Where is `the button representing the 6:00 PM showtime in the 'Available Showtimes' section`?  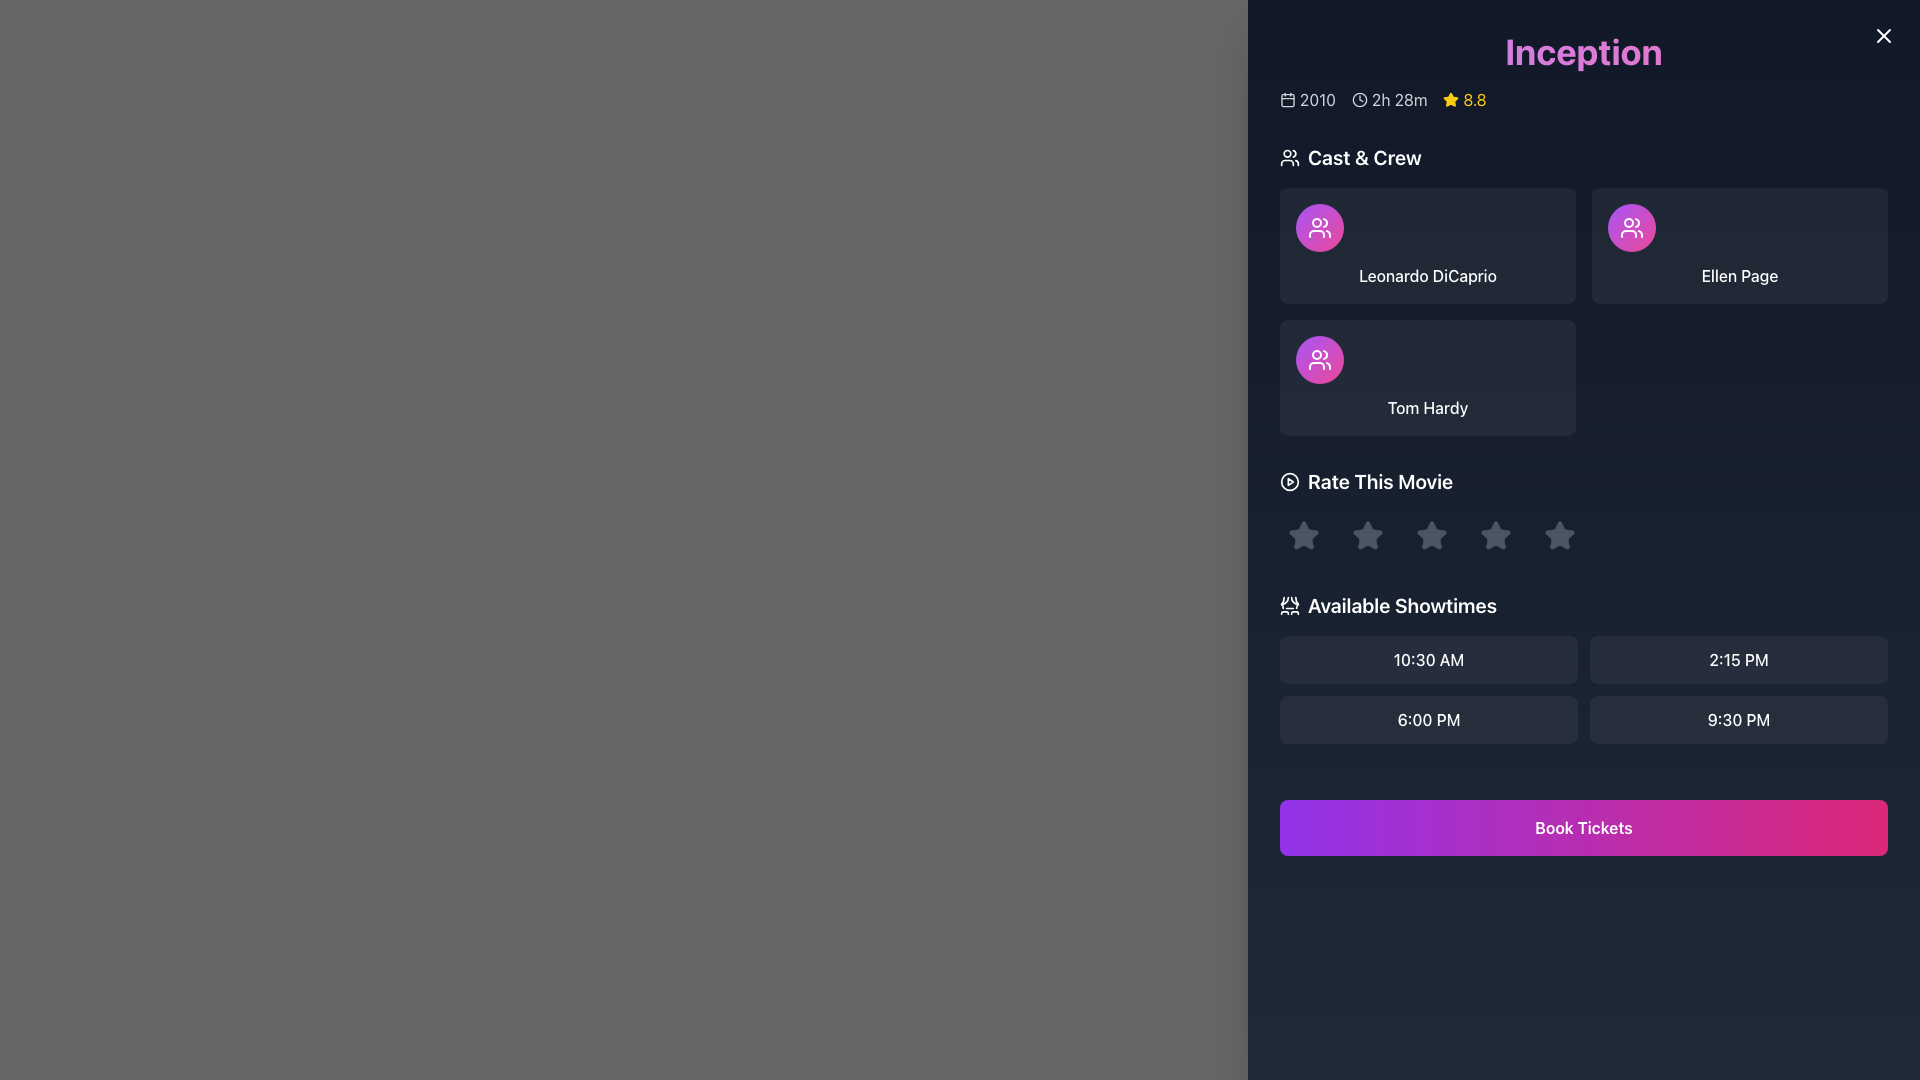
the button representing the 6:00 PM showtime in the 'Available Showtimes' section is located at coordinates (1428, 720).